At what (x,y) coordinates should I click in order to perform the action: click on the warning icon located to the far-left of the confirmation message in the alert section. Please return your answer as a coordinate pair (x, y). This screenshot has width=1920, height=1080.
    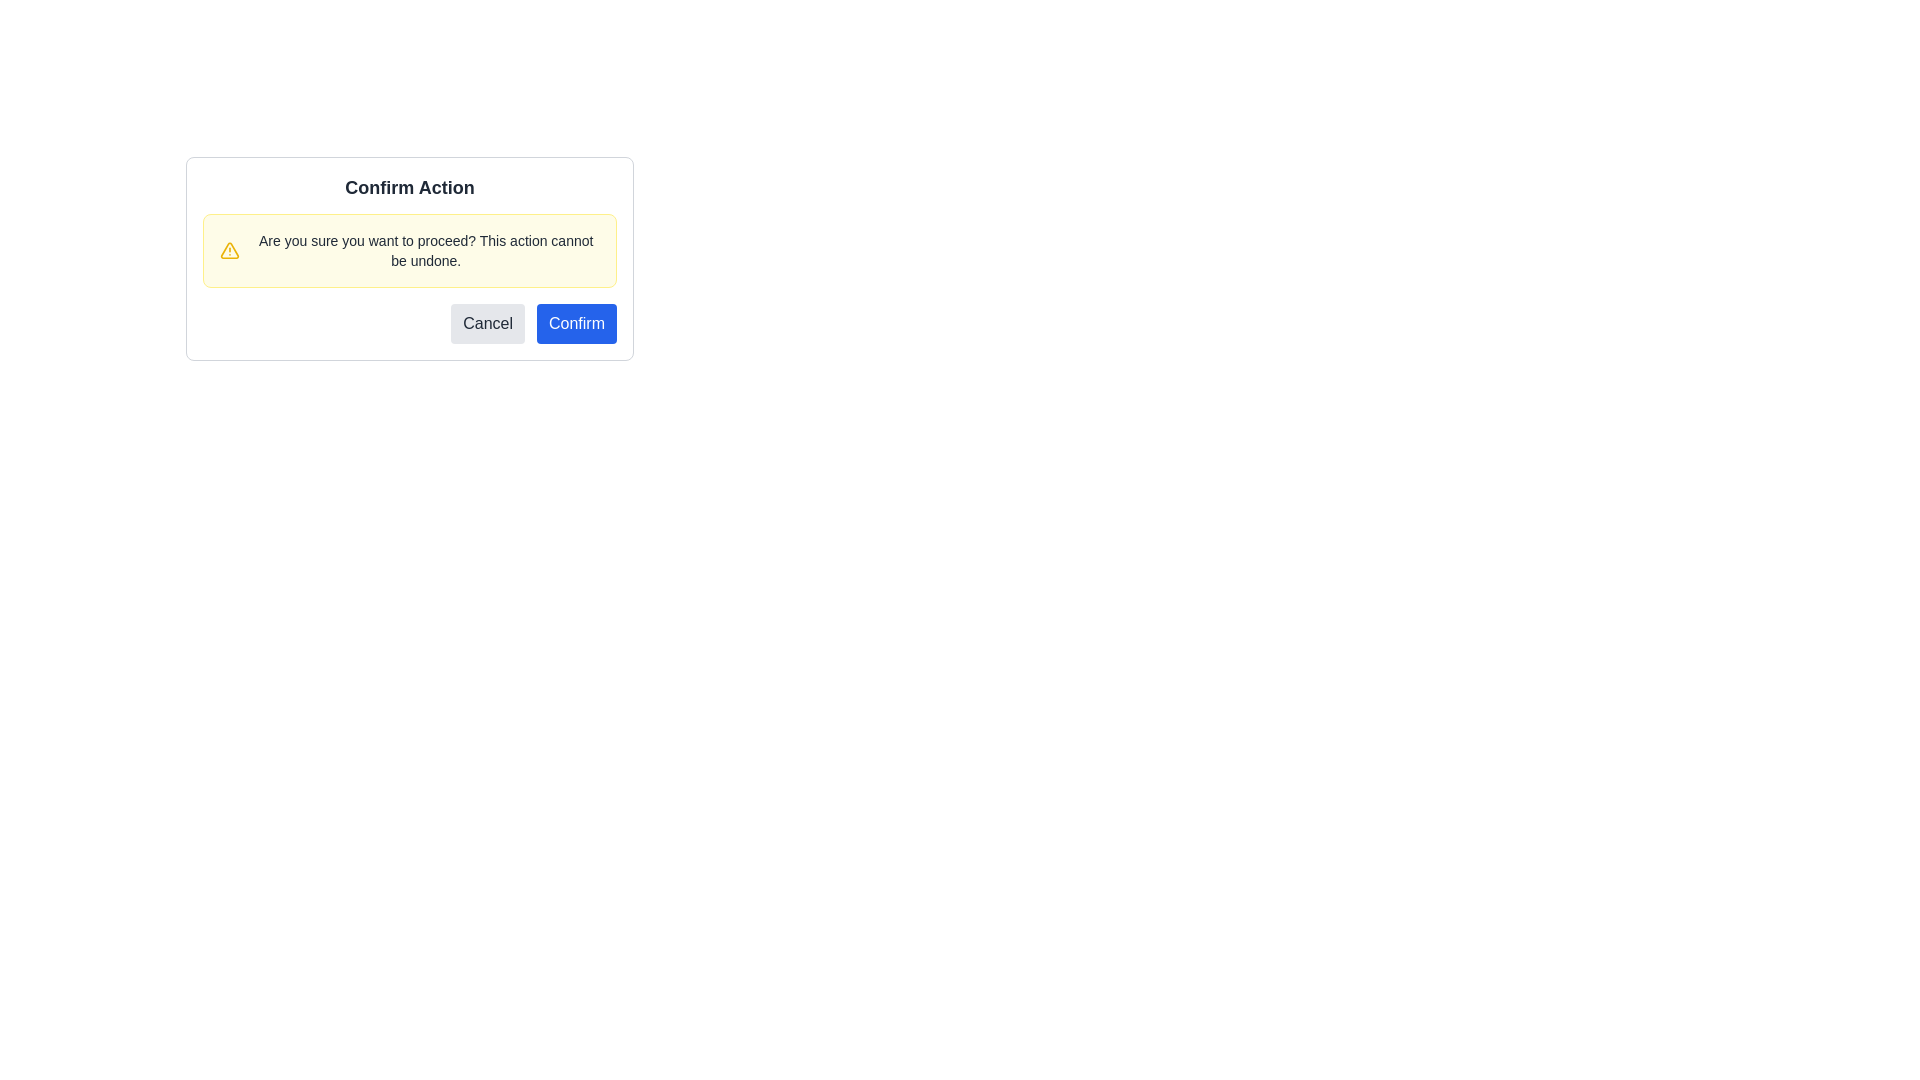
    Looking at the image, I should click on (230, 249).